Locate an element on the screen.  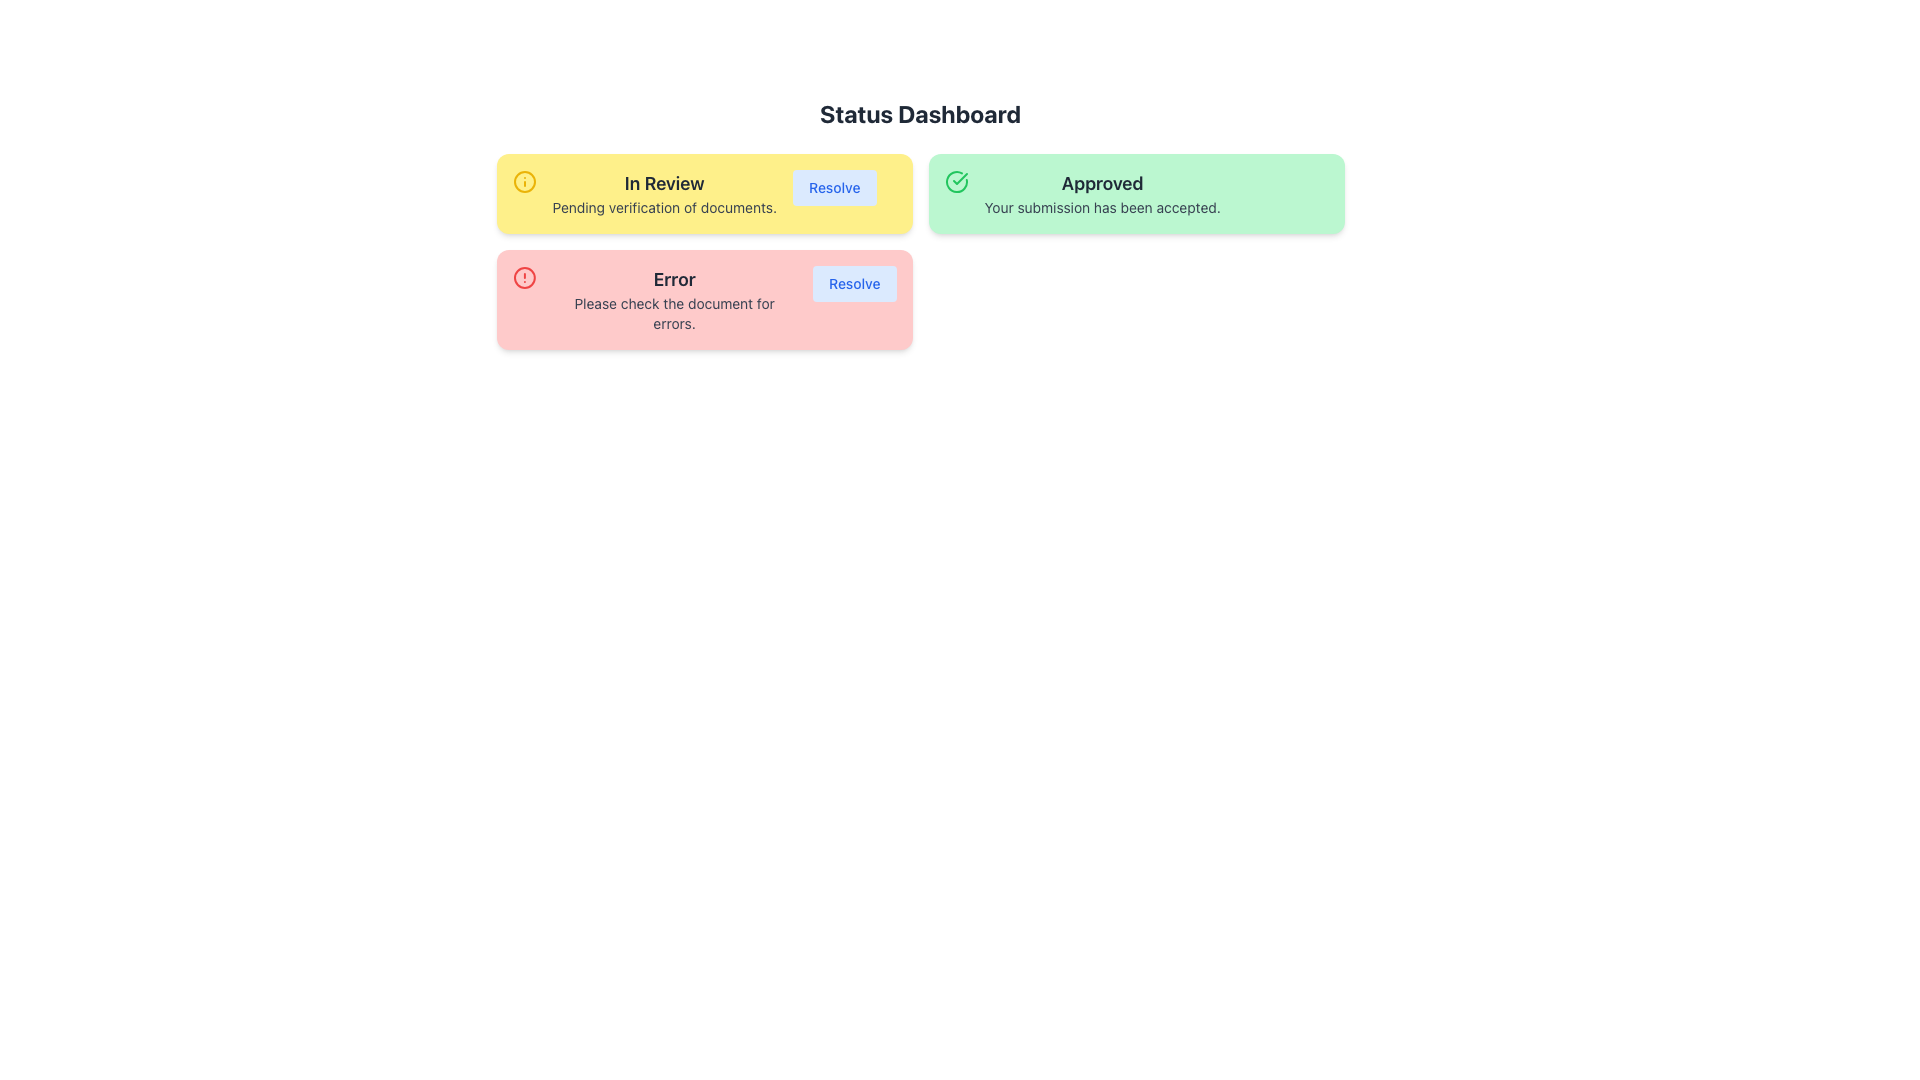
the circular icon with a yellow outline and an inner information symbol ('i') located on the left side of the 'In Review' notification card is located at coordinates (524, 181).